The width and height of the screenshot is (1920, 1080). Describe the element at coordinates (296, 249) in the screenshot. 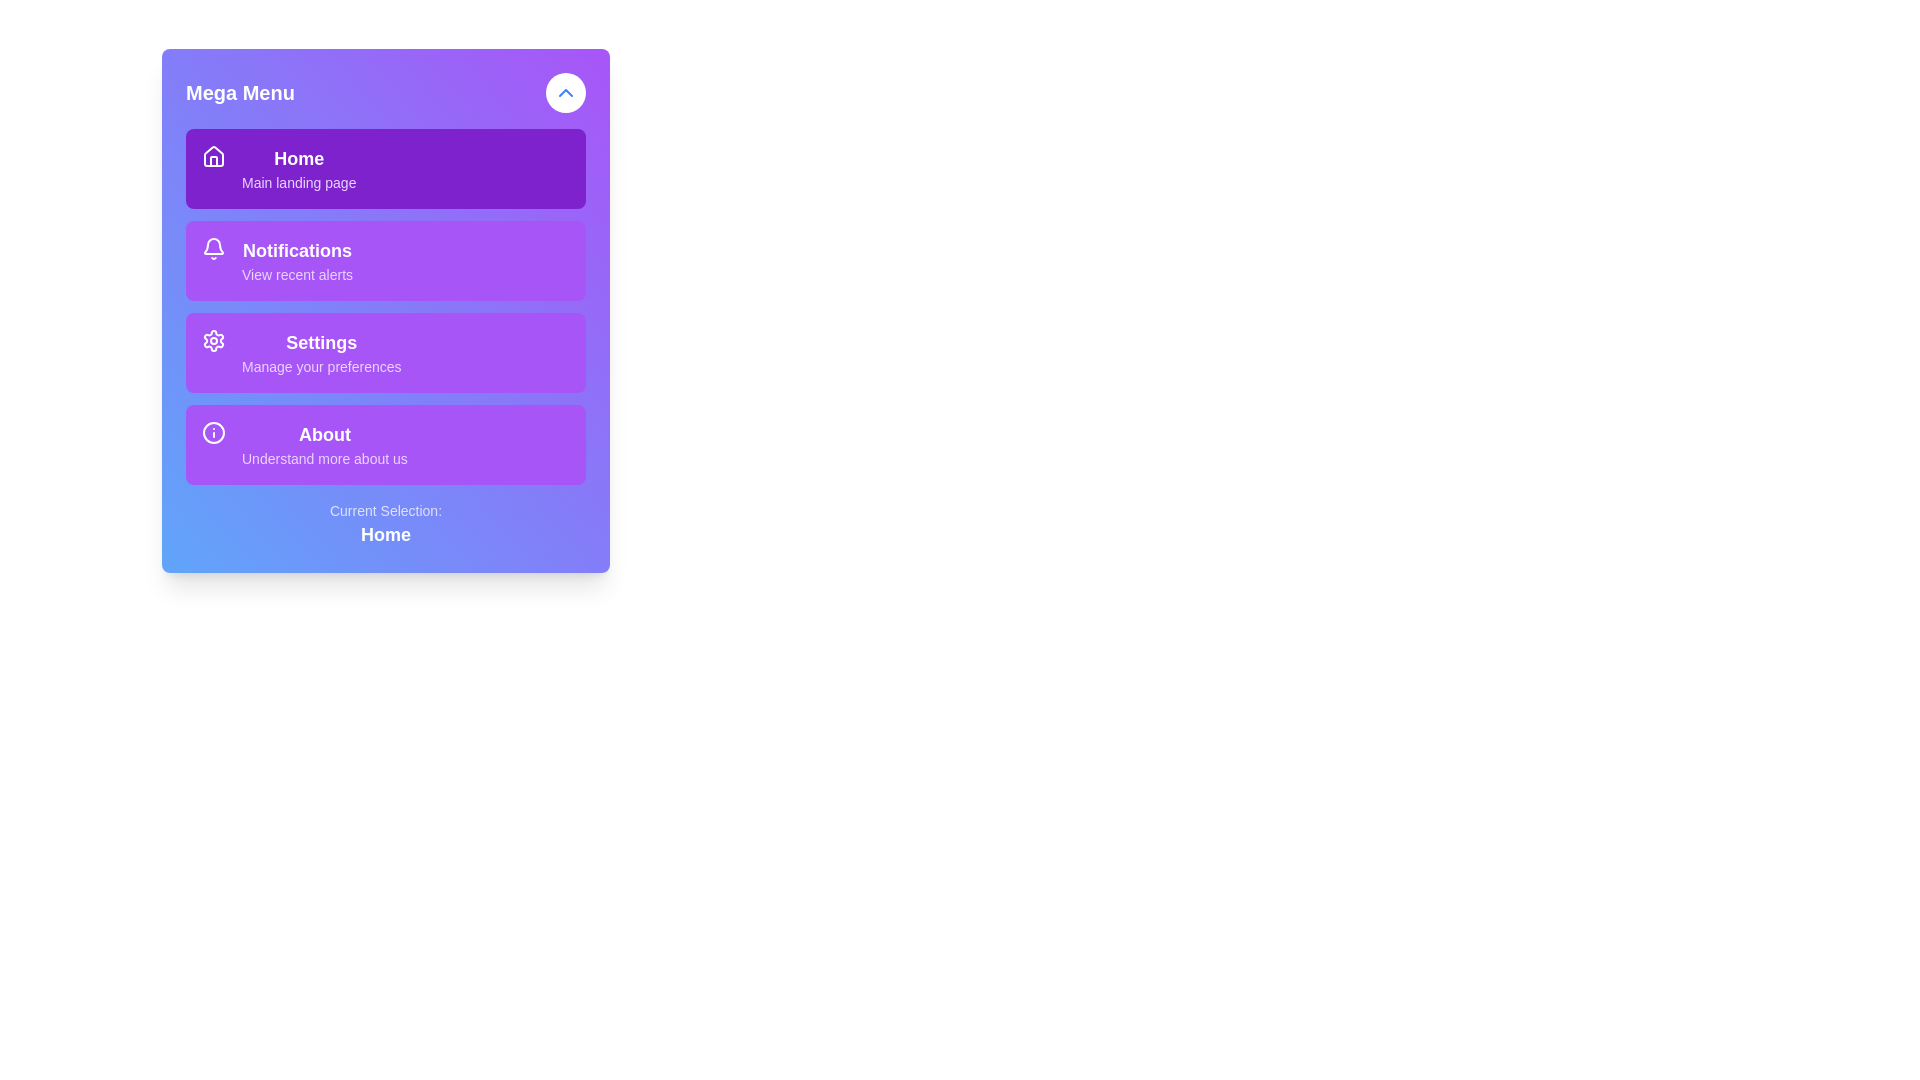

I see `the 'Notifications' text label in the vertical navigation menu that indicates the functionality of accessing recent notifications` at that location.